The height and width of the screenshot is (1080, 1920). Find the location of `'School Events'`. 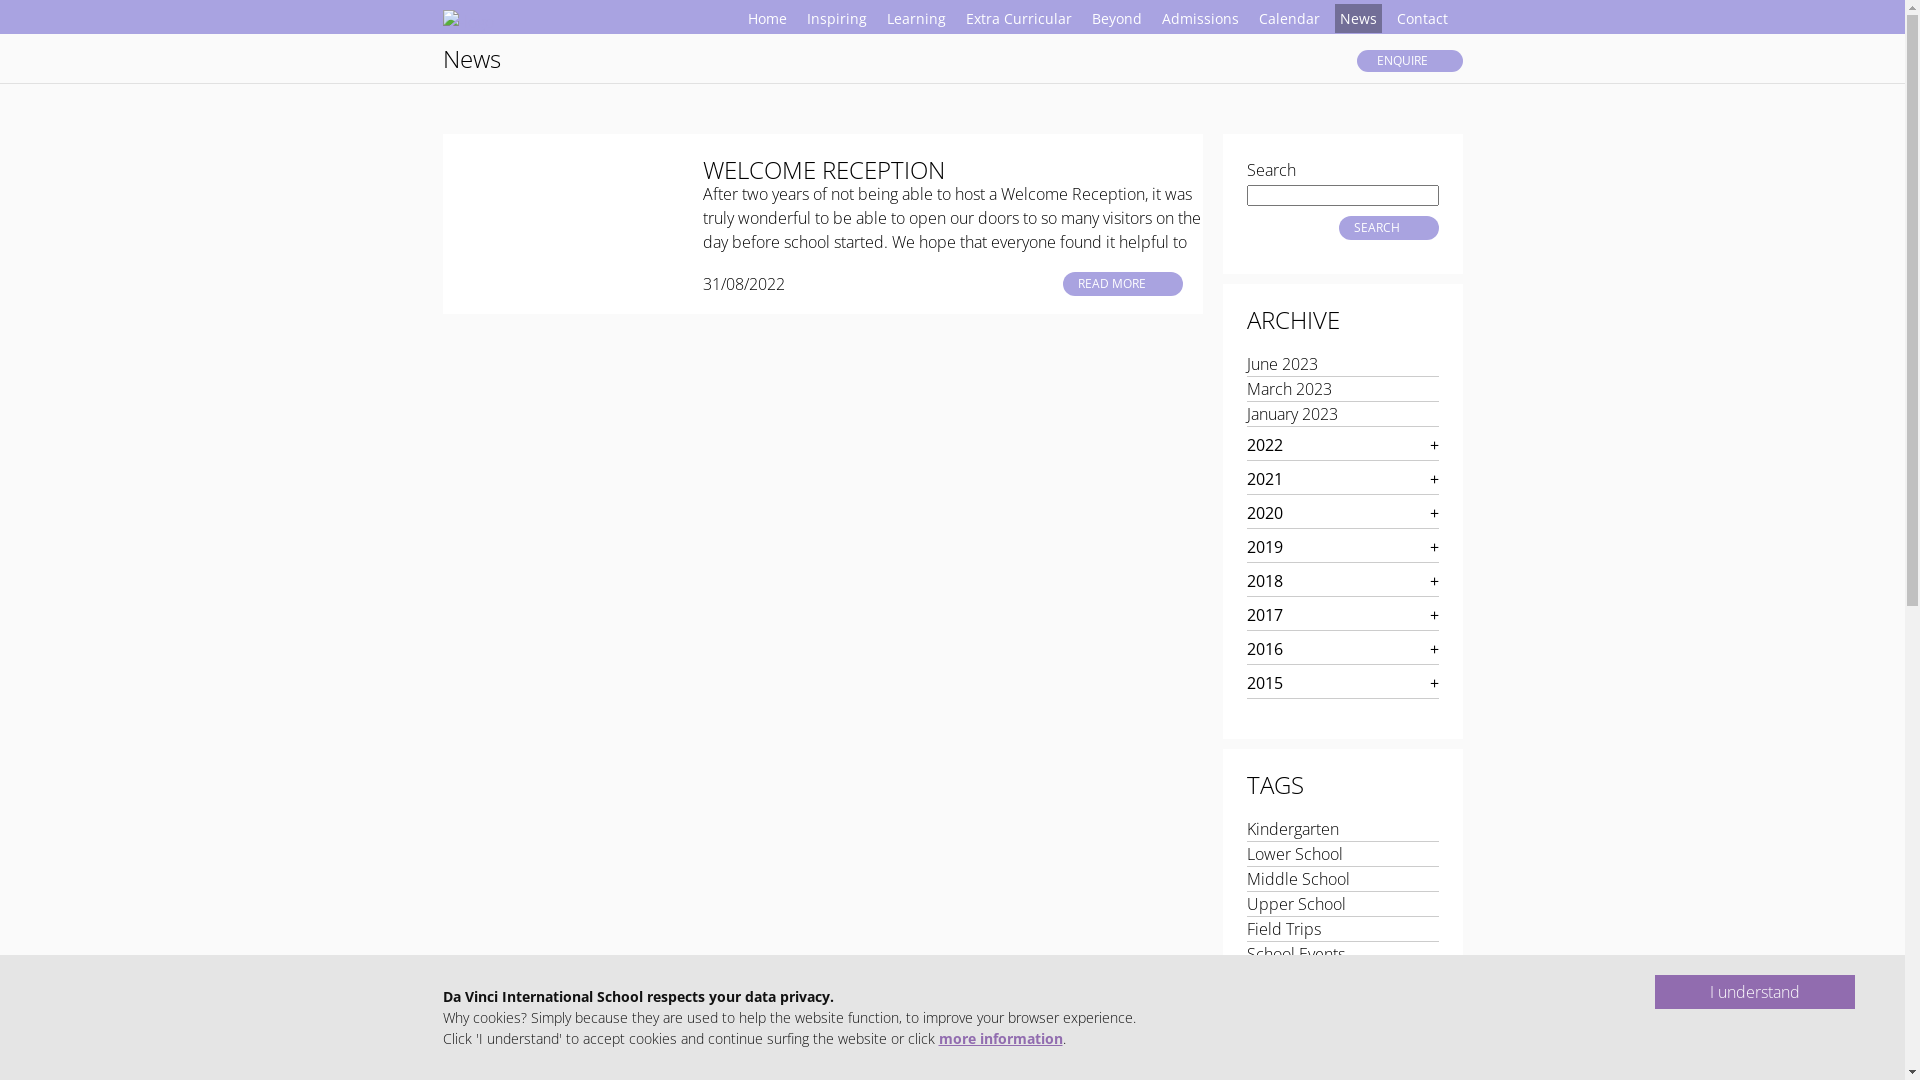

'School Events' is located at coordinates (1245, 952).